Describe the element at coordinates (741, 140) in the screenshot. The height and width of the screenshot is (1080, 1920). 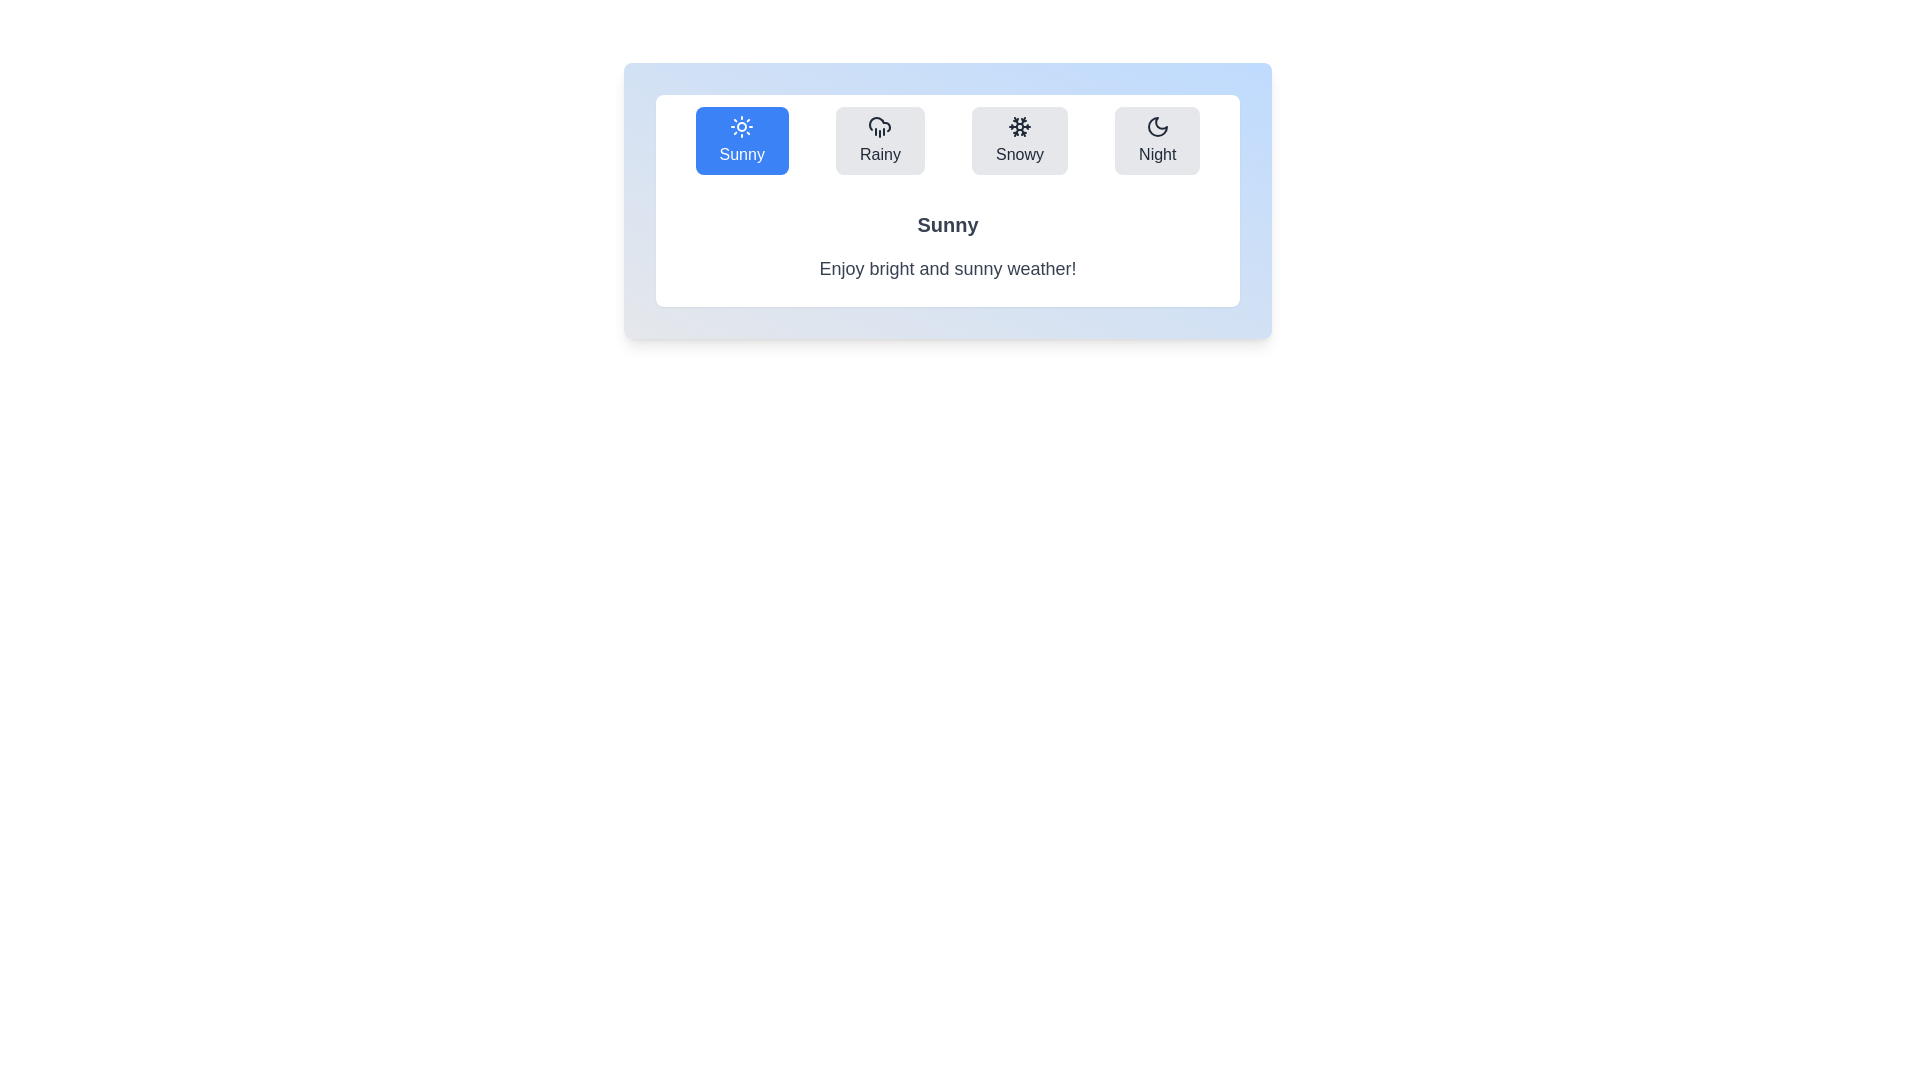
I see `the weather condition icon corresponding to Sunny` at that location.